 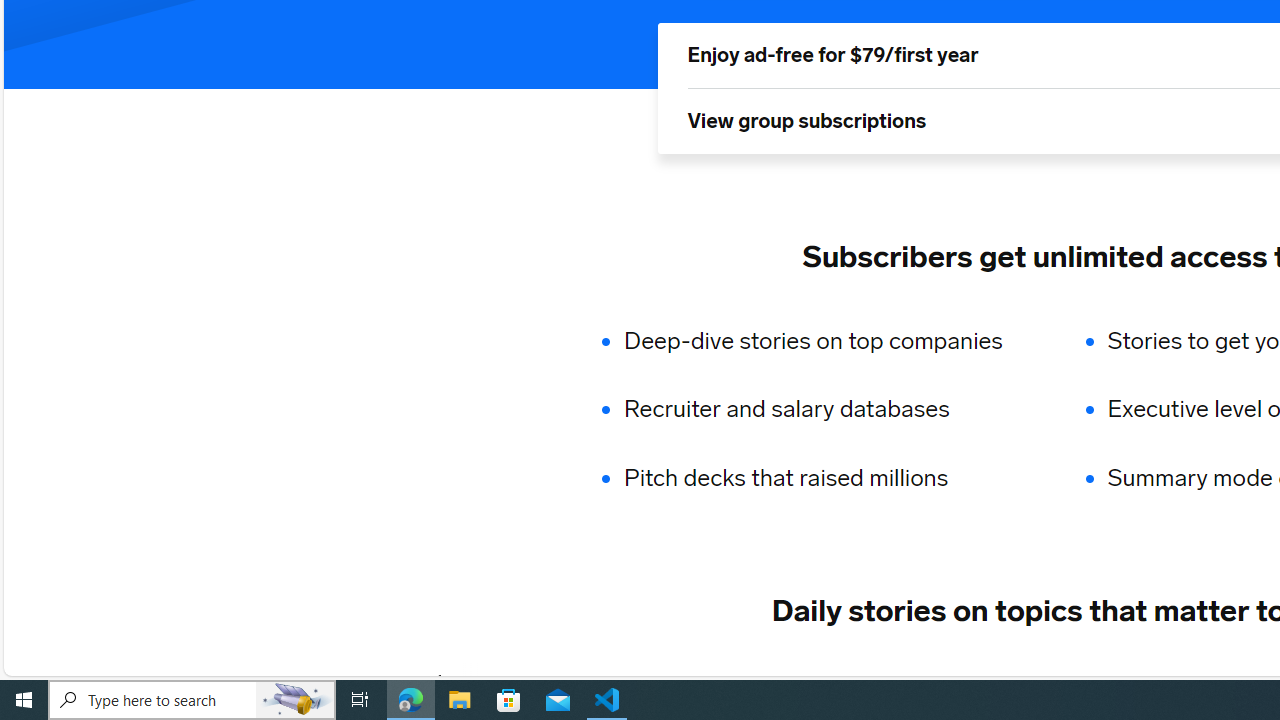 I want to click on 'Recruiter and salary databases', so click(x=826, y=409).